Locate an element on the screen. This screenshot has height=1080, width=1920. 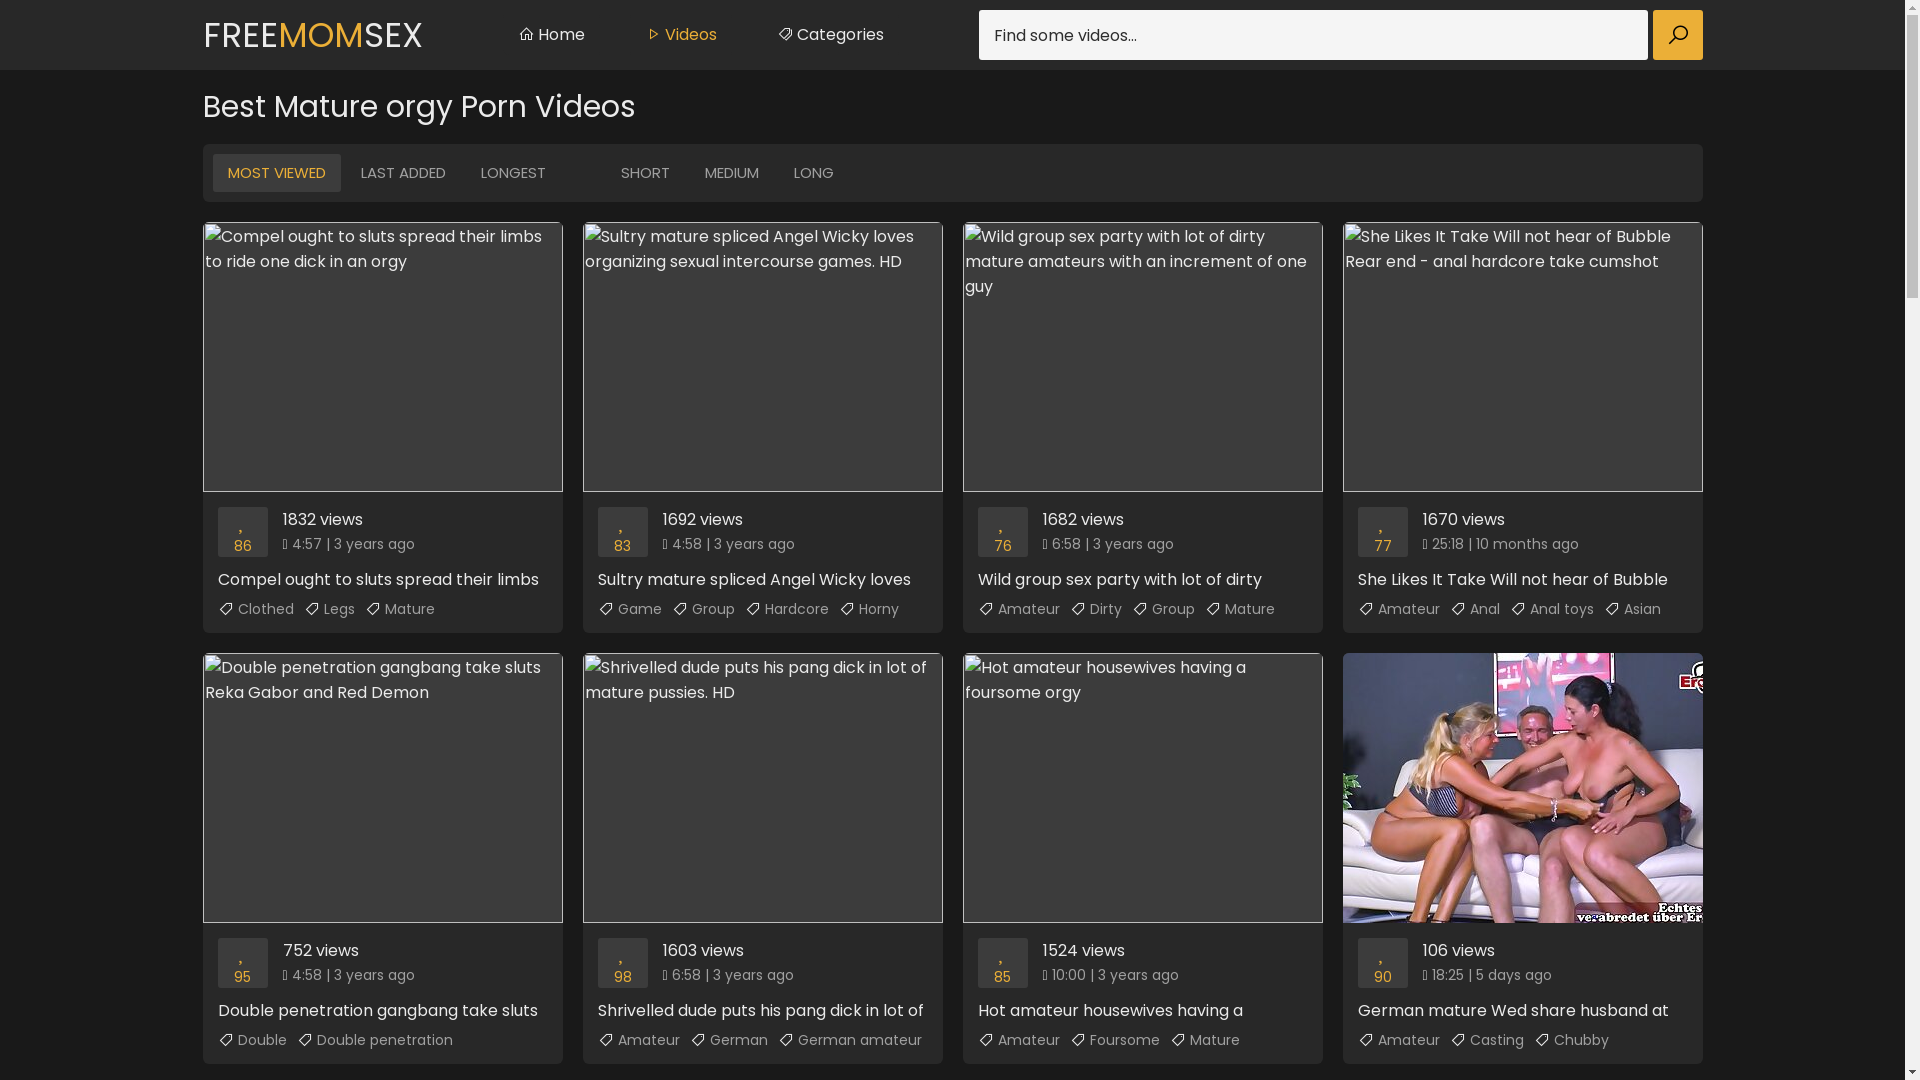
'Dirty' is located at coordinates (1094, 608).